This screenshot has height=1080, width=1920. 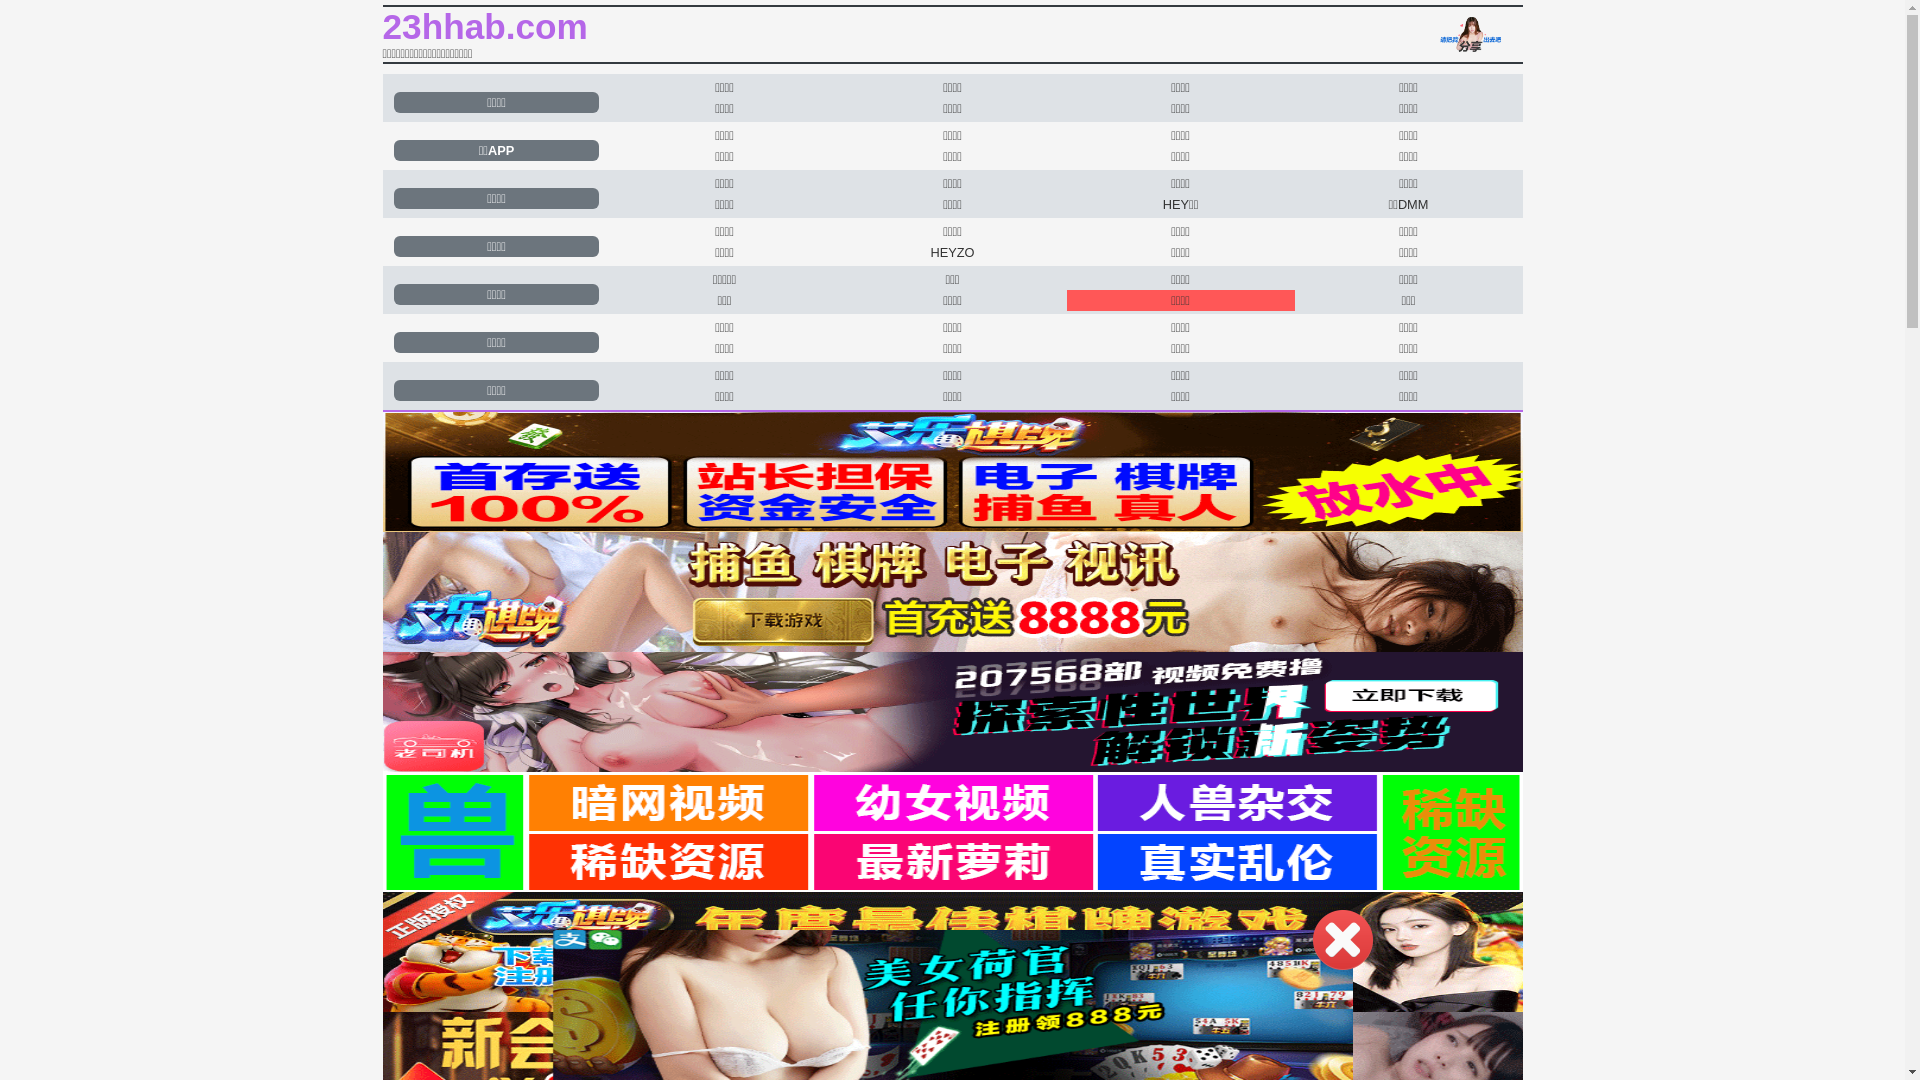 What do you see at coordinates (951, 251) in the screenshot?
I see `'HEYZO'` at bounding box center [951, 251].